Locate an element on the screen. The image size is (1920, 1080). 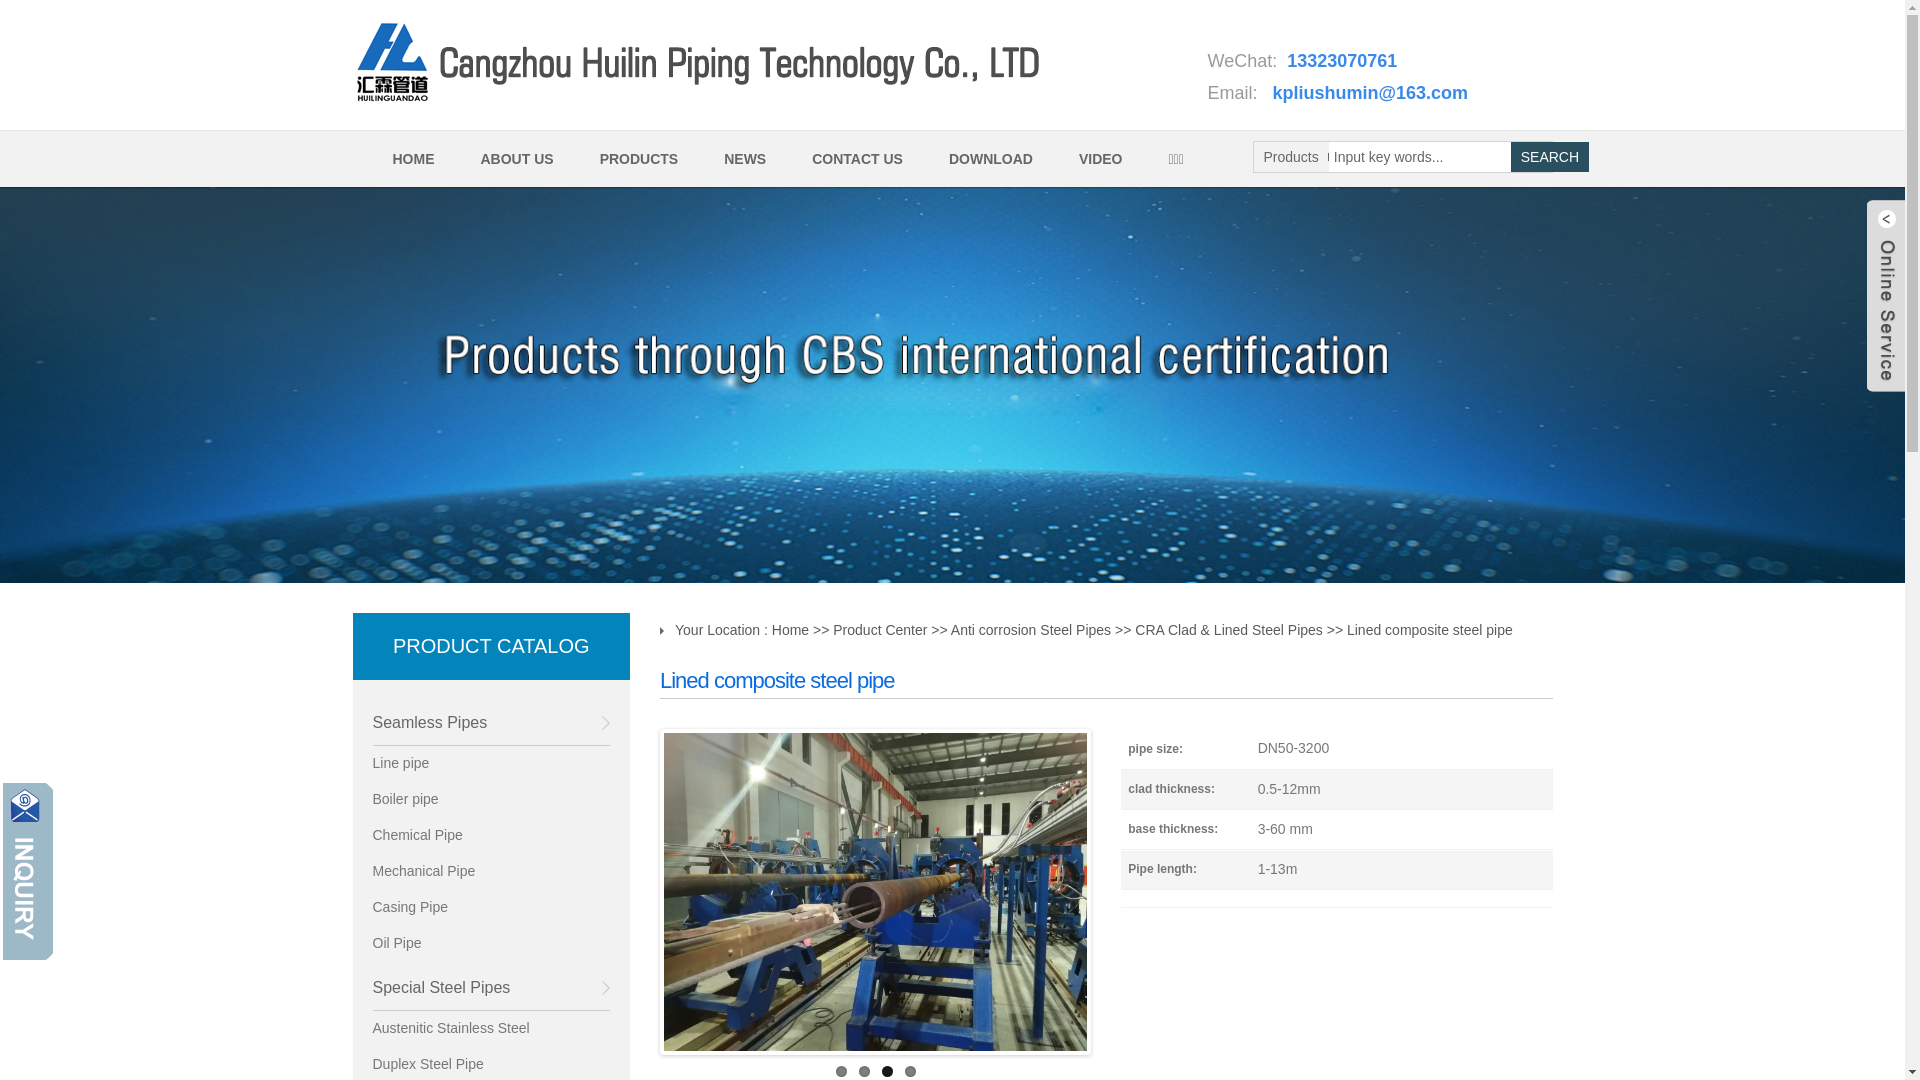
'2' is located at coordinates (859, 1070).